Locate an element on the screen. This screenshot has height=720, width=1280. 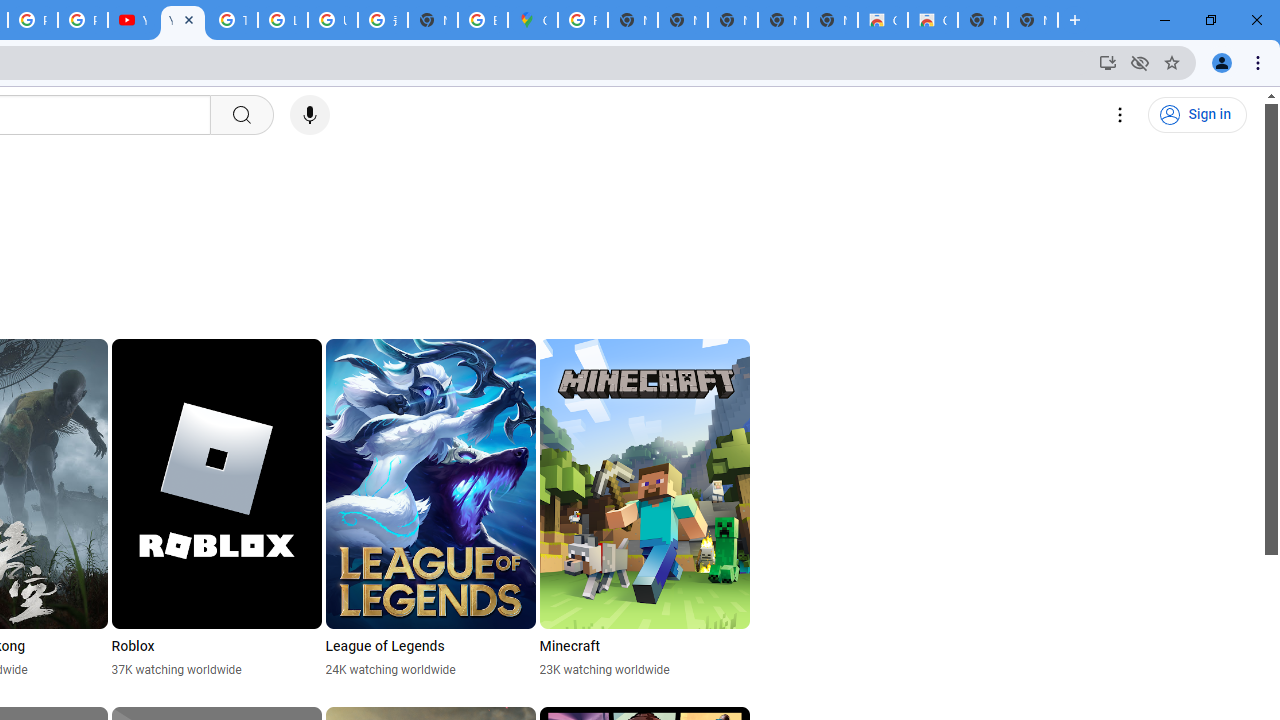
'YouTube' is located at coordinates (131, 20).